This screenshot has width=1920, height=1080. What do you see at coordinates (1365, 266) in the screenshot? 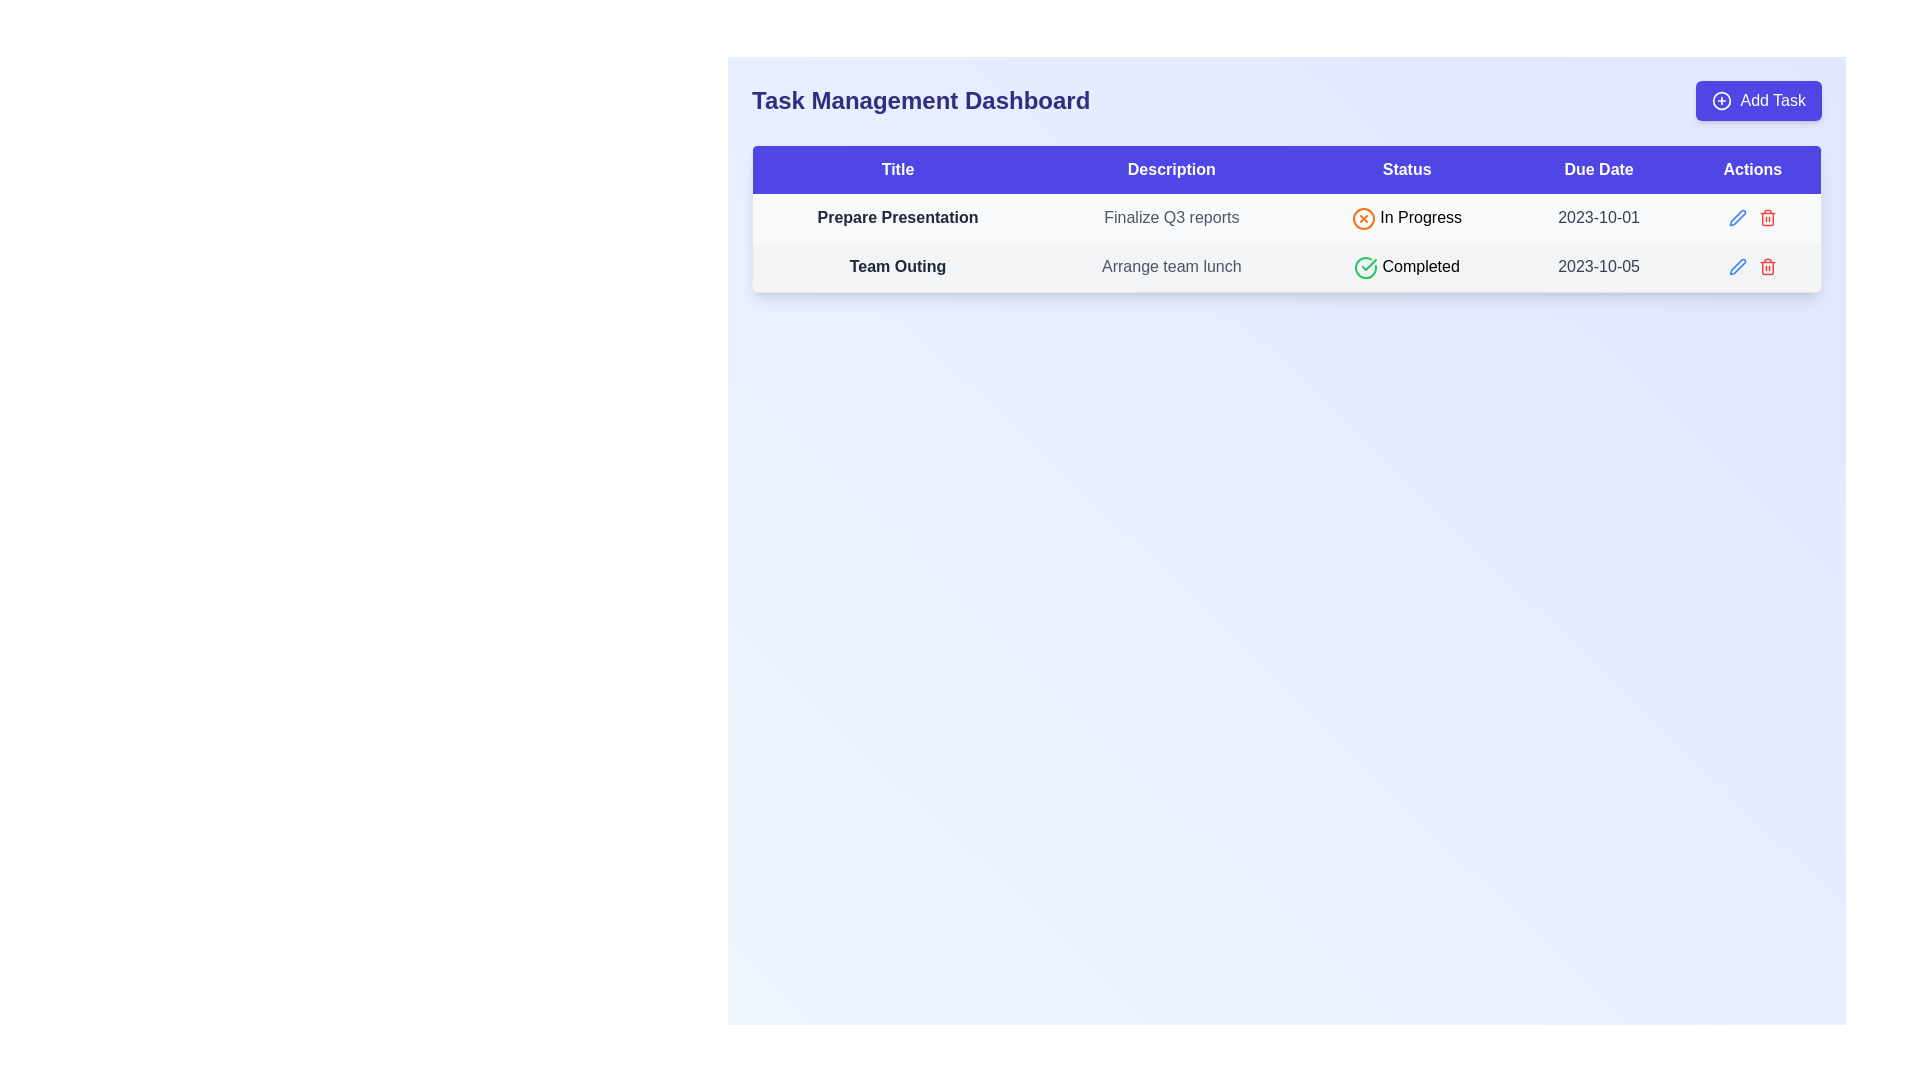
I see `the circular icon with a green border and a checkmark inside, indicating successful completion, located in the 'Status' column of the second row in the dashboard` at bounding box center [1365, 266].